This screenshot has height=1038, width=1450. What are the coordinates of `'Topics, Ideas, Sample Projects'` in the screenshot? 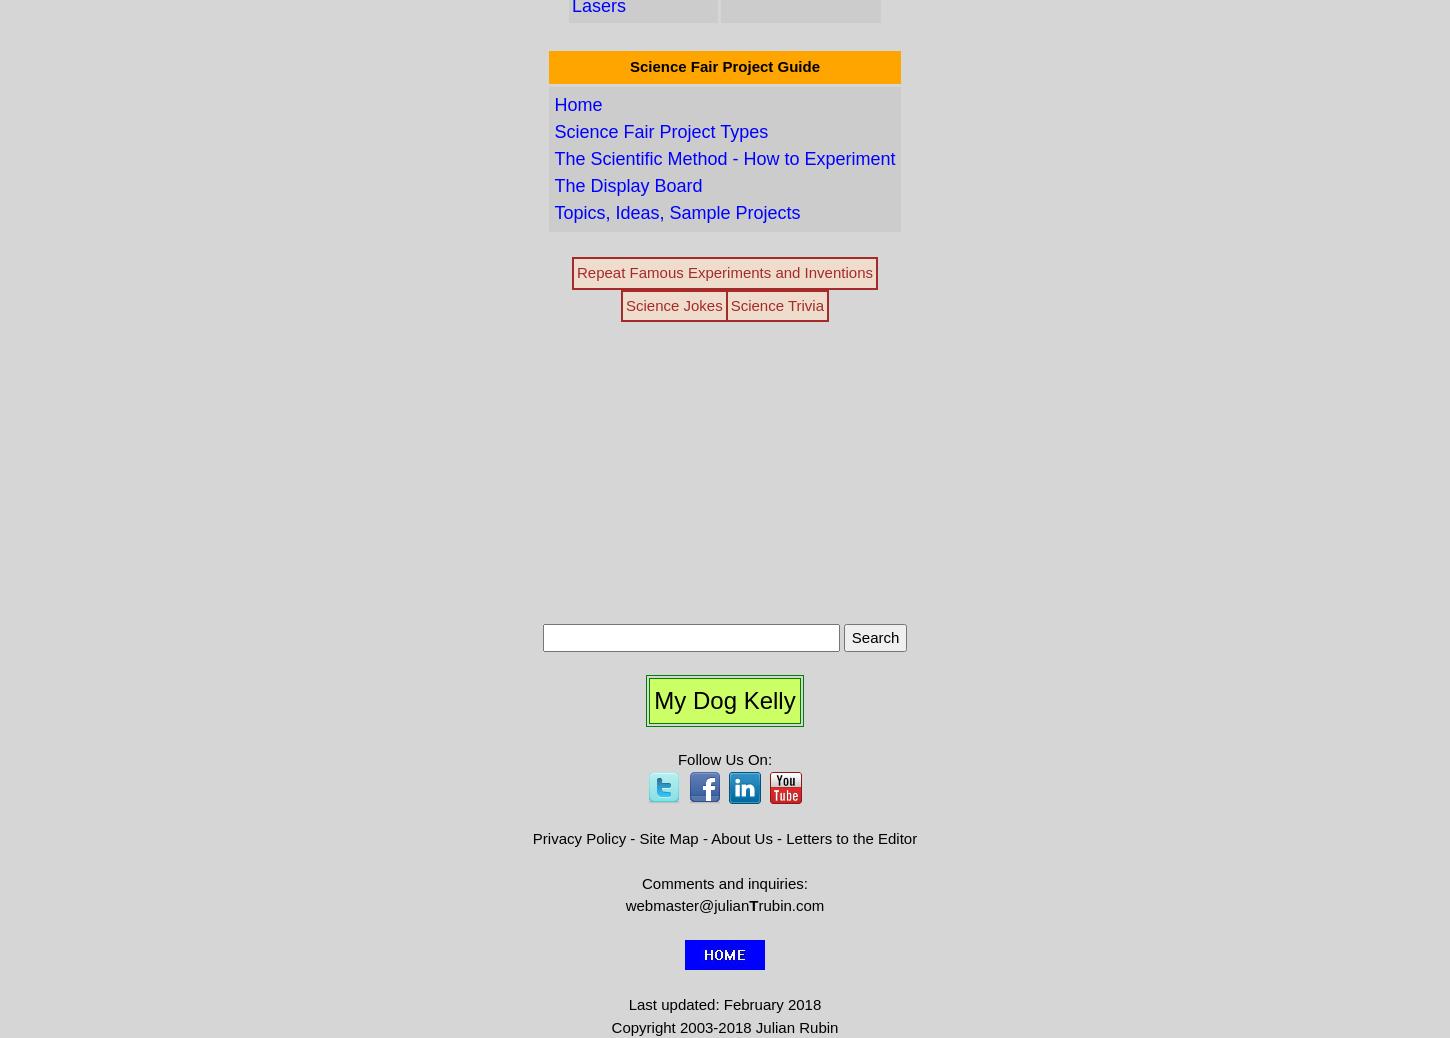 It's located at (676, 210).